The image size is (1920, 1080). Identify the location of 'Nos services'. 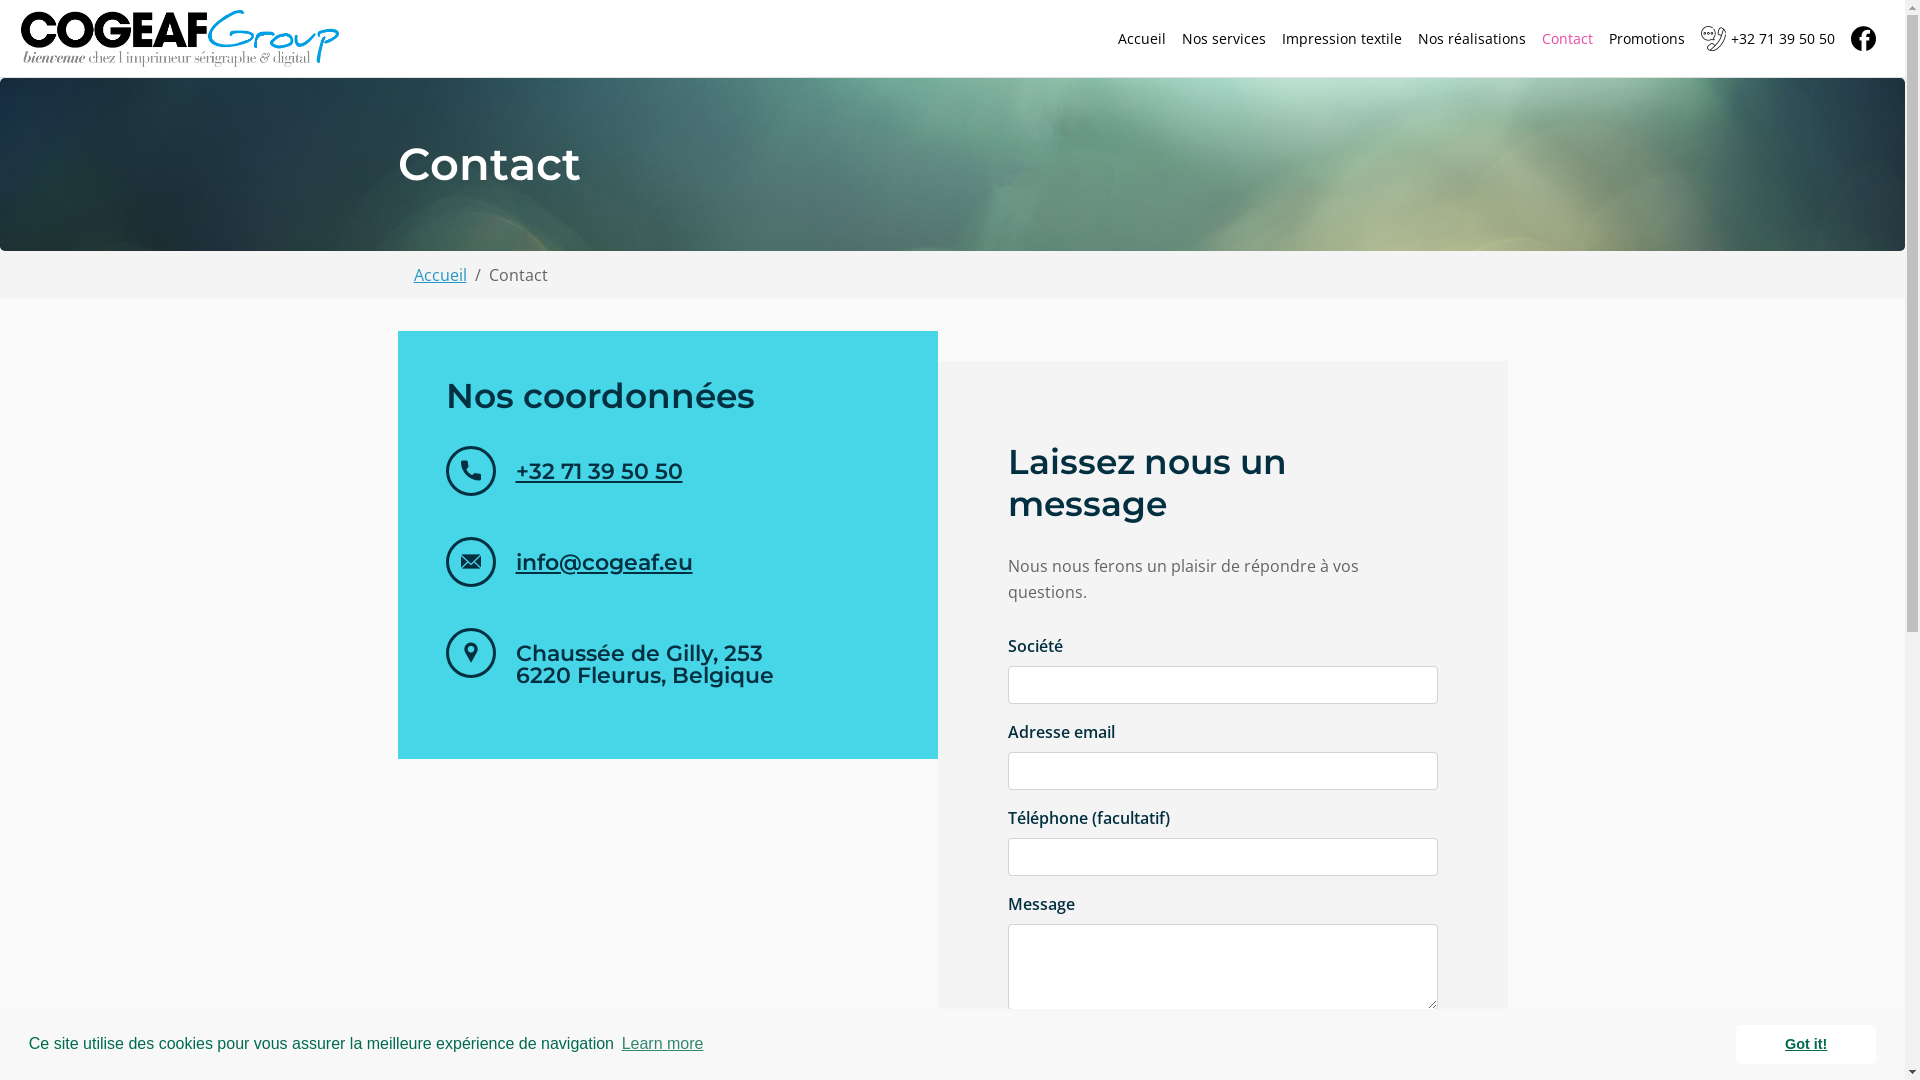
(1223, 38).